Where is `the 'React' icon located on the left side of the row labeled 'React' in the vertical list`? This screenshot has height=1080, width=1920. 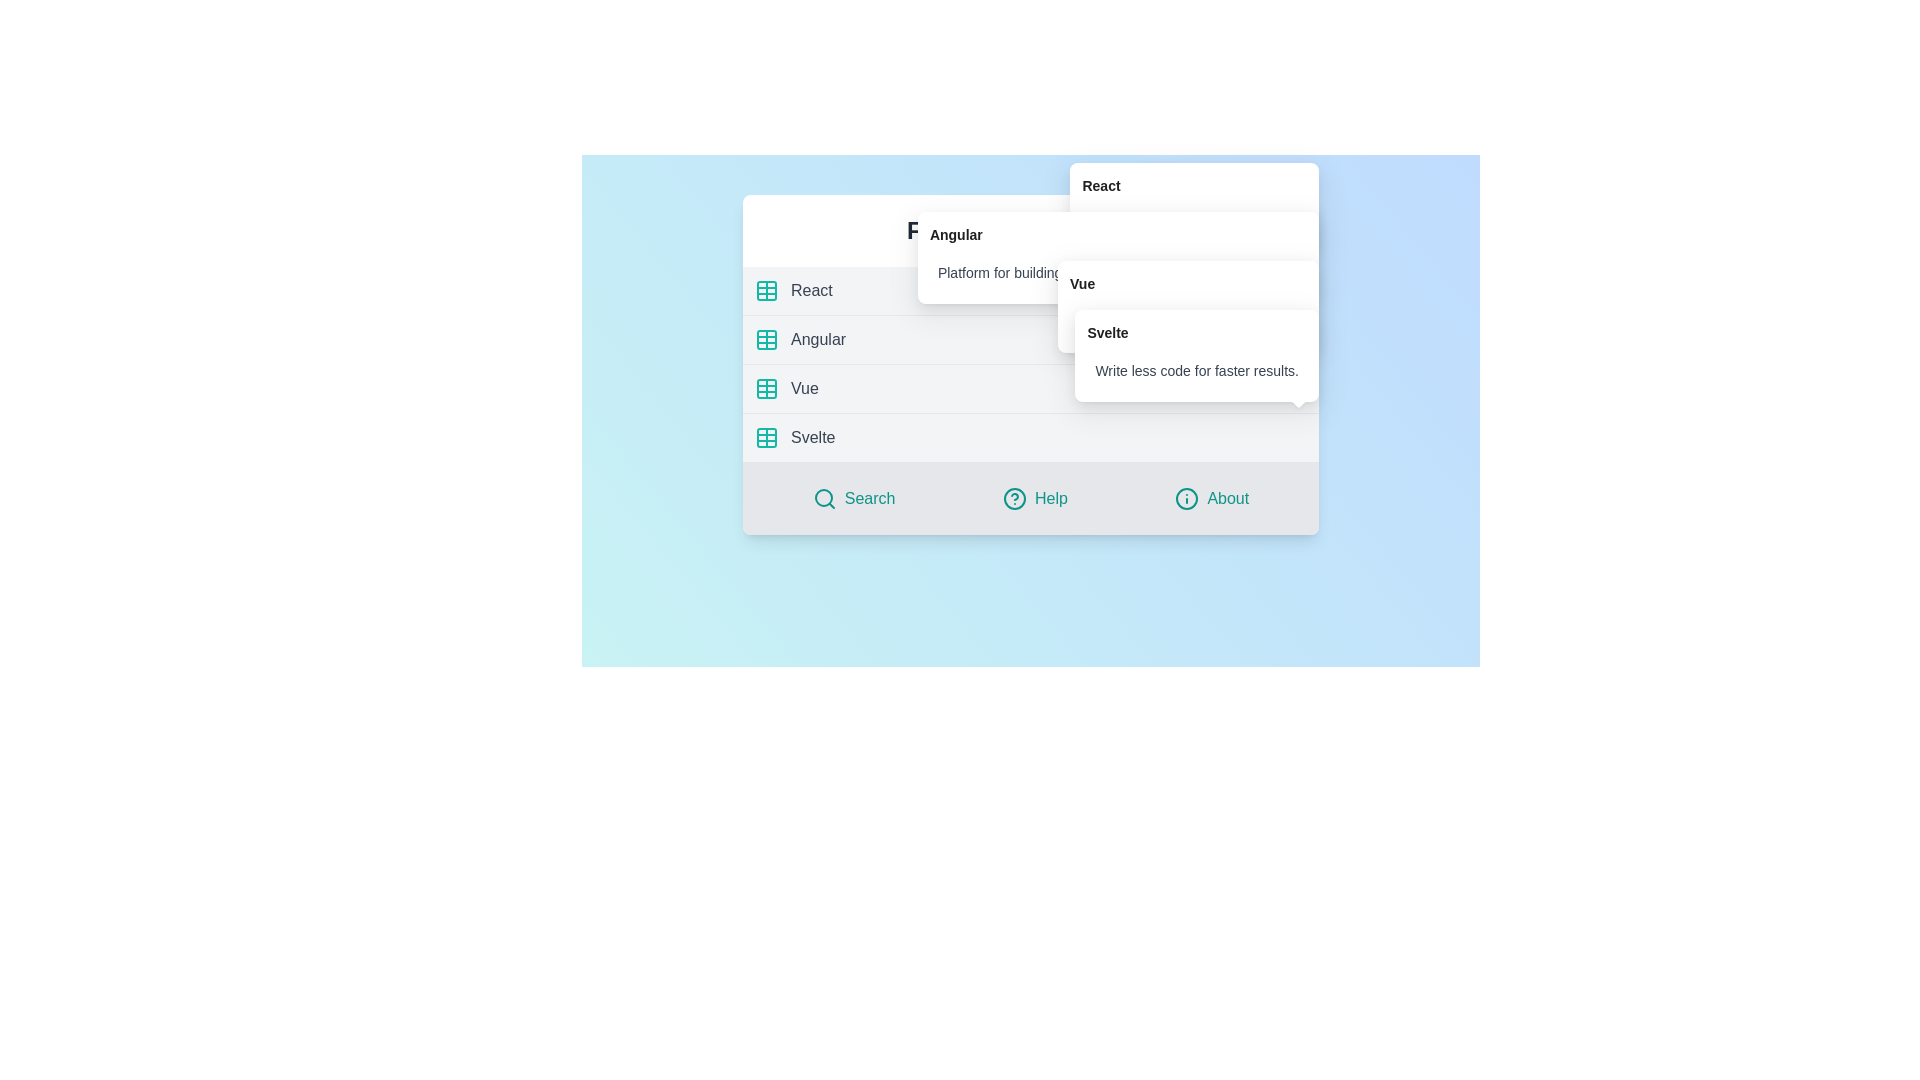
the 'React' icon located on the left side of the row labeled 'React' in the vertical list is located at coordinates (766, 290).